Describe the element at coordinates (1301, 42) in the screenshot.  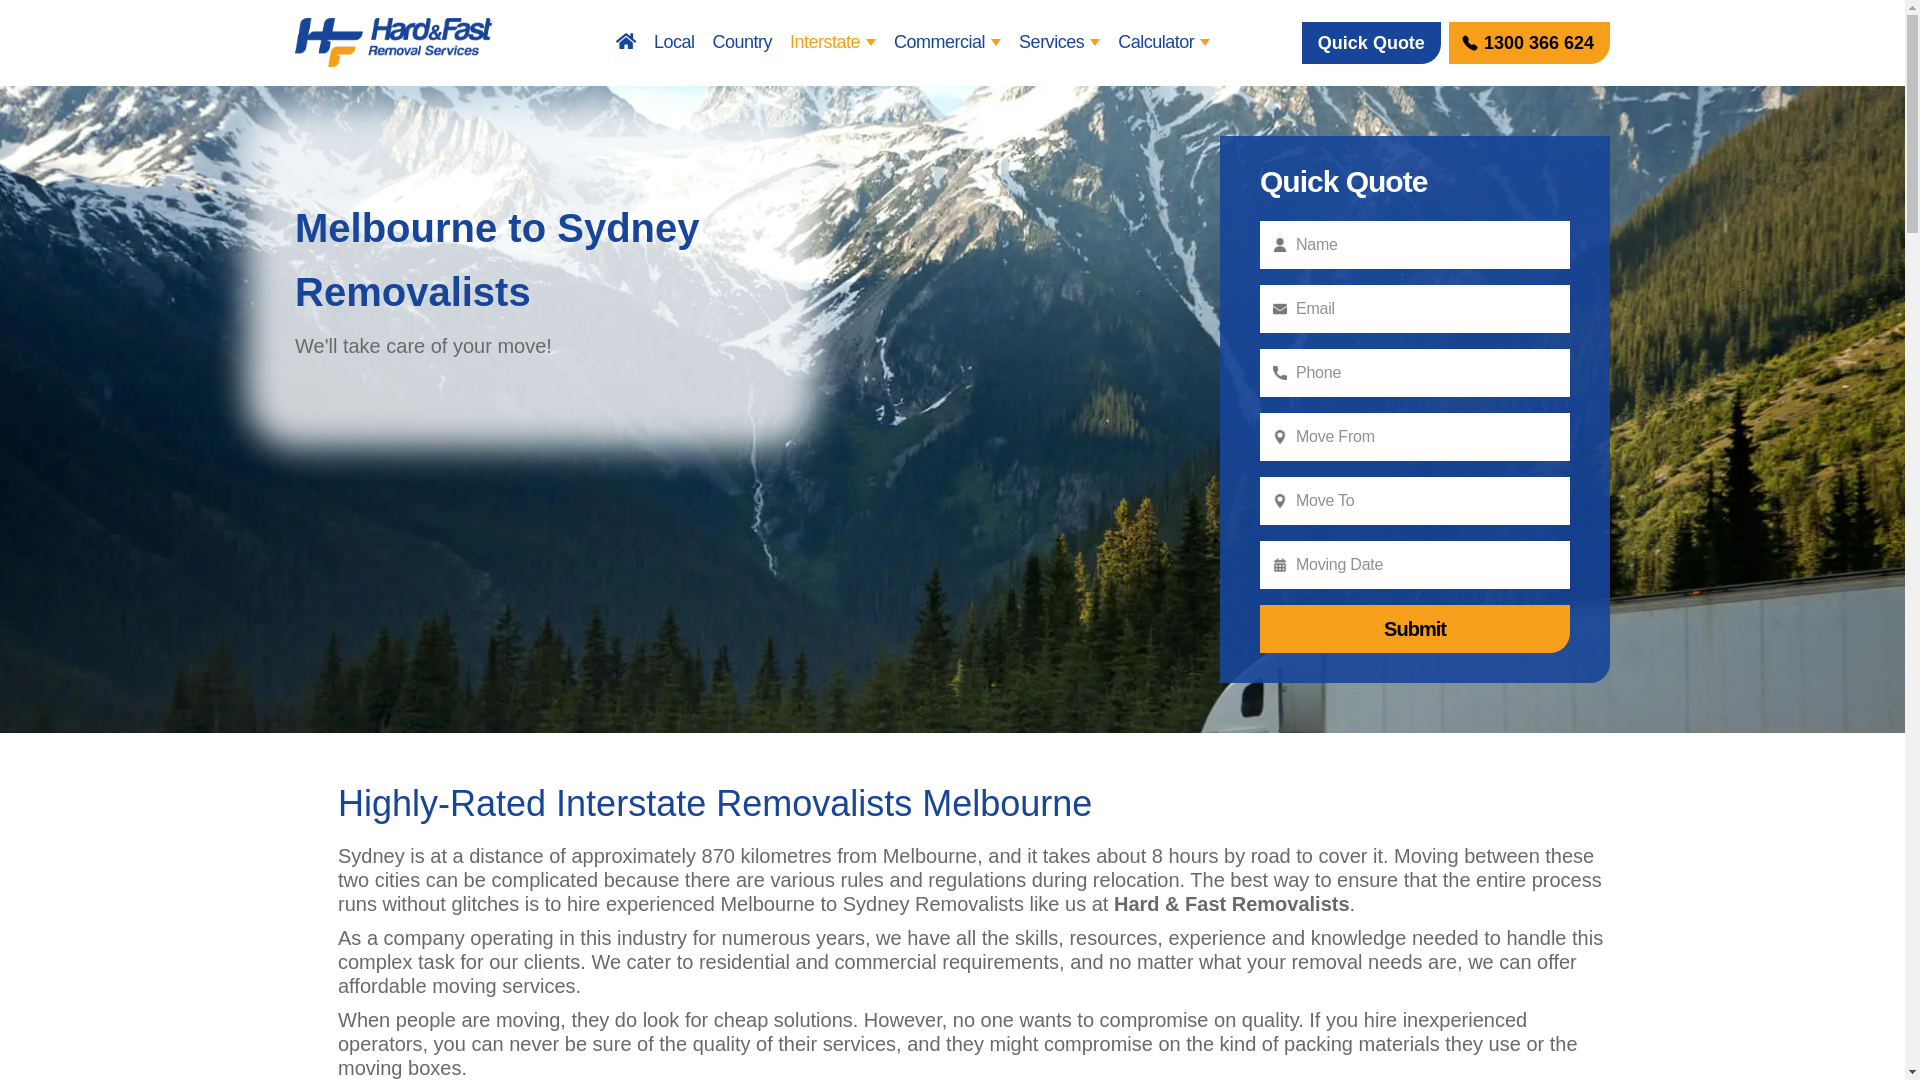
I see `'Quick Quote'` at that location.